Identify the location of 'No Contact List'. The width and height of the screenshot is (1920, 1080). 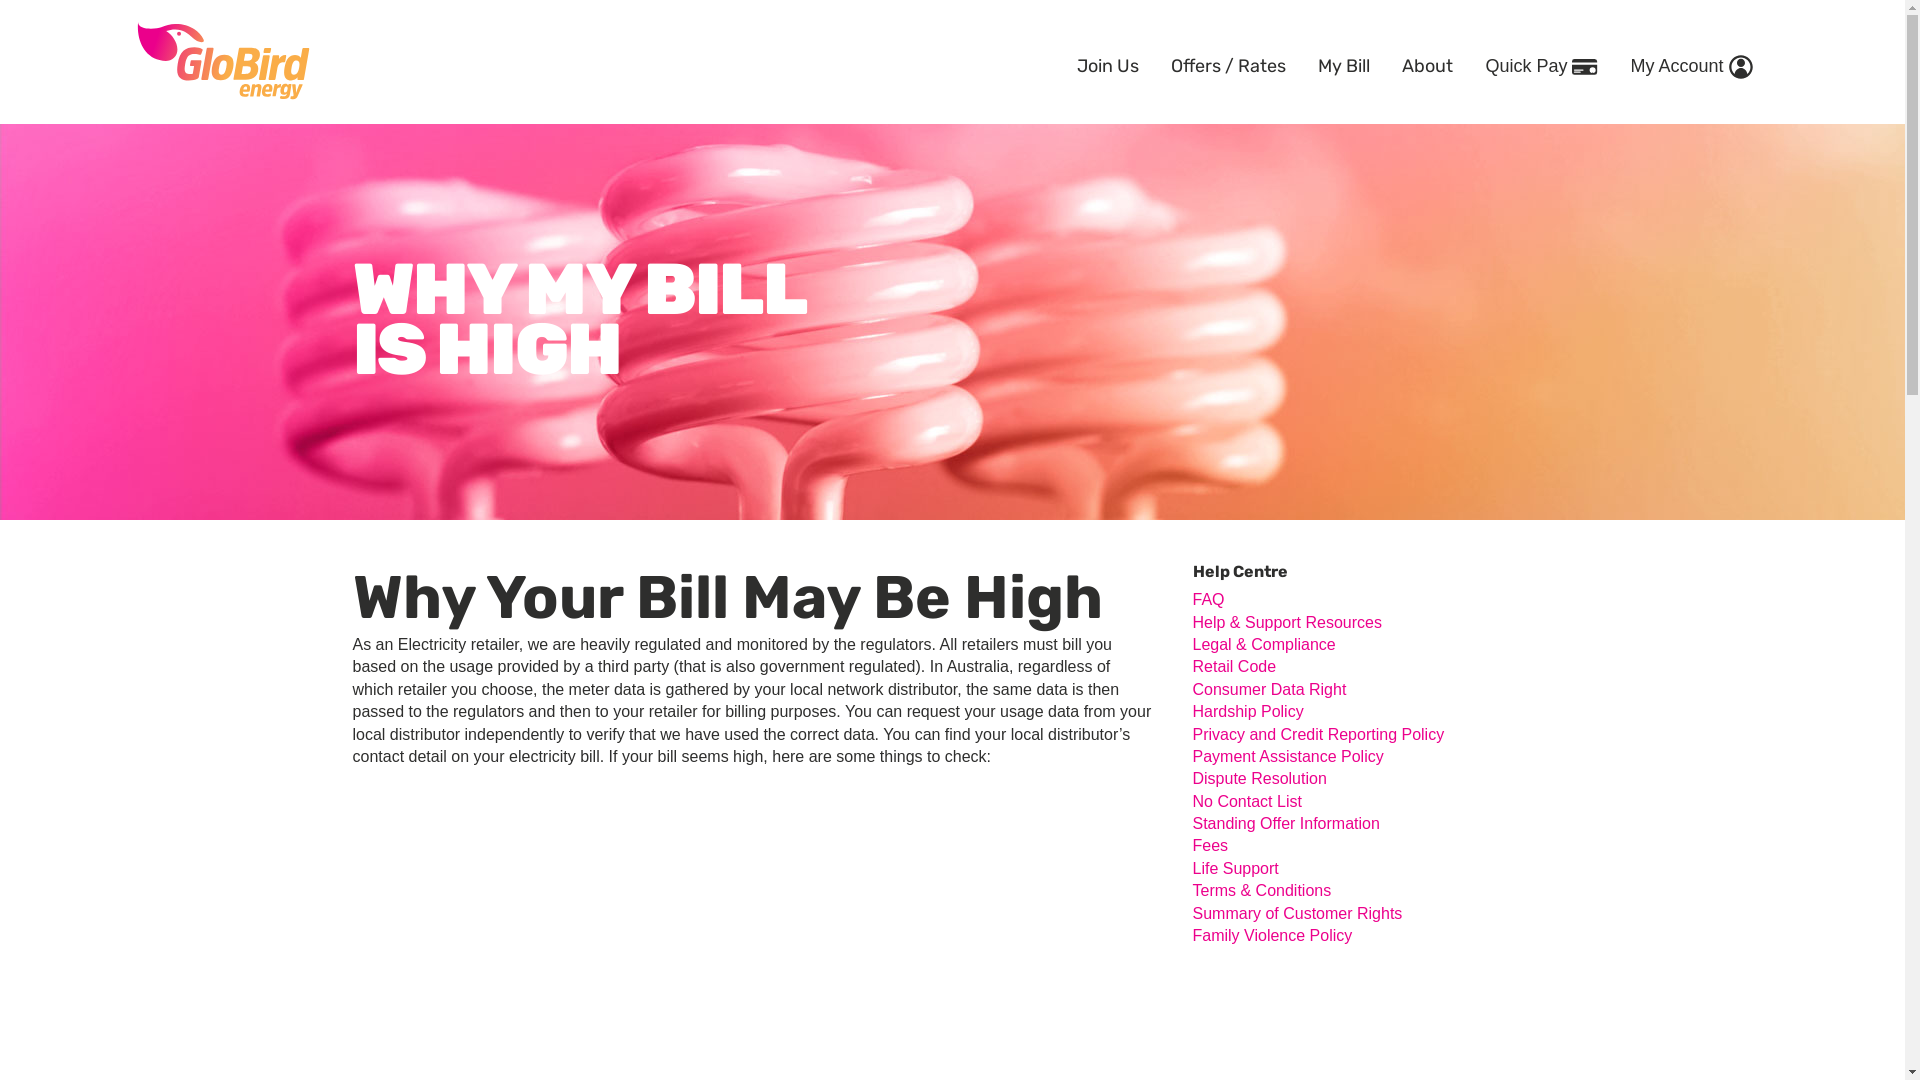
(1191, 800).